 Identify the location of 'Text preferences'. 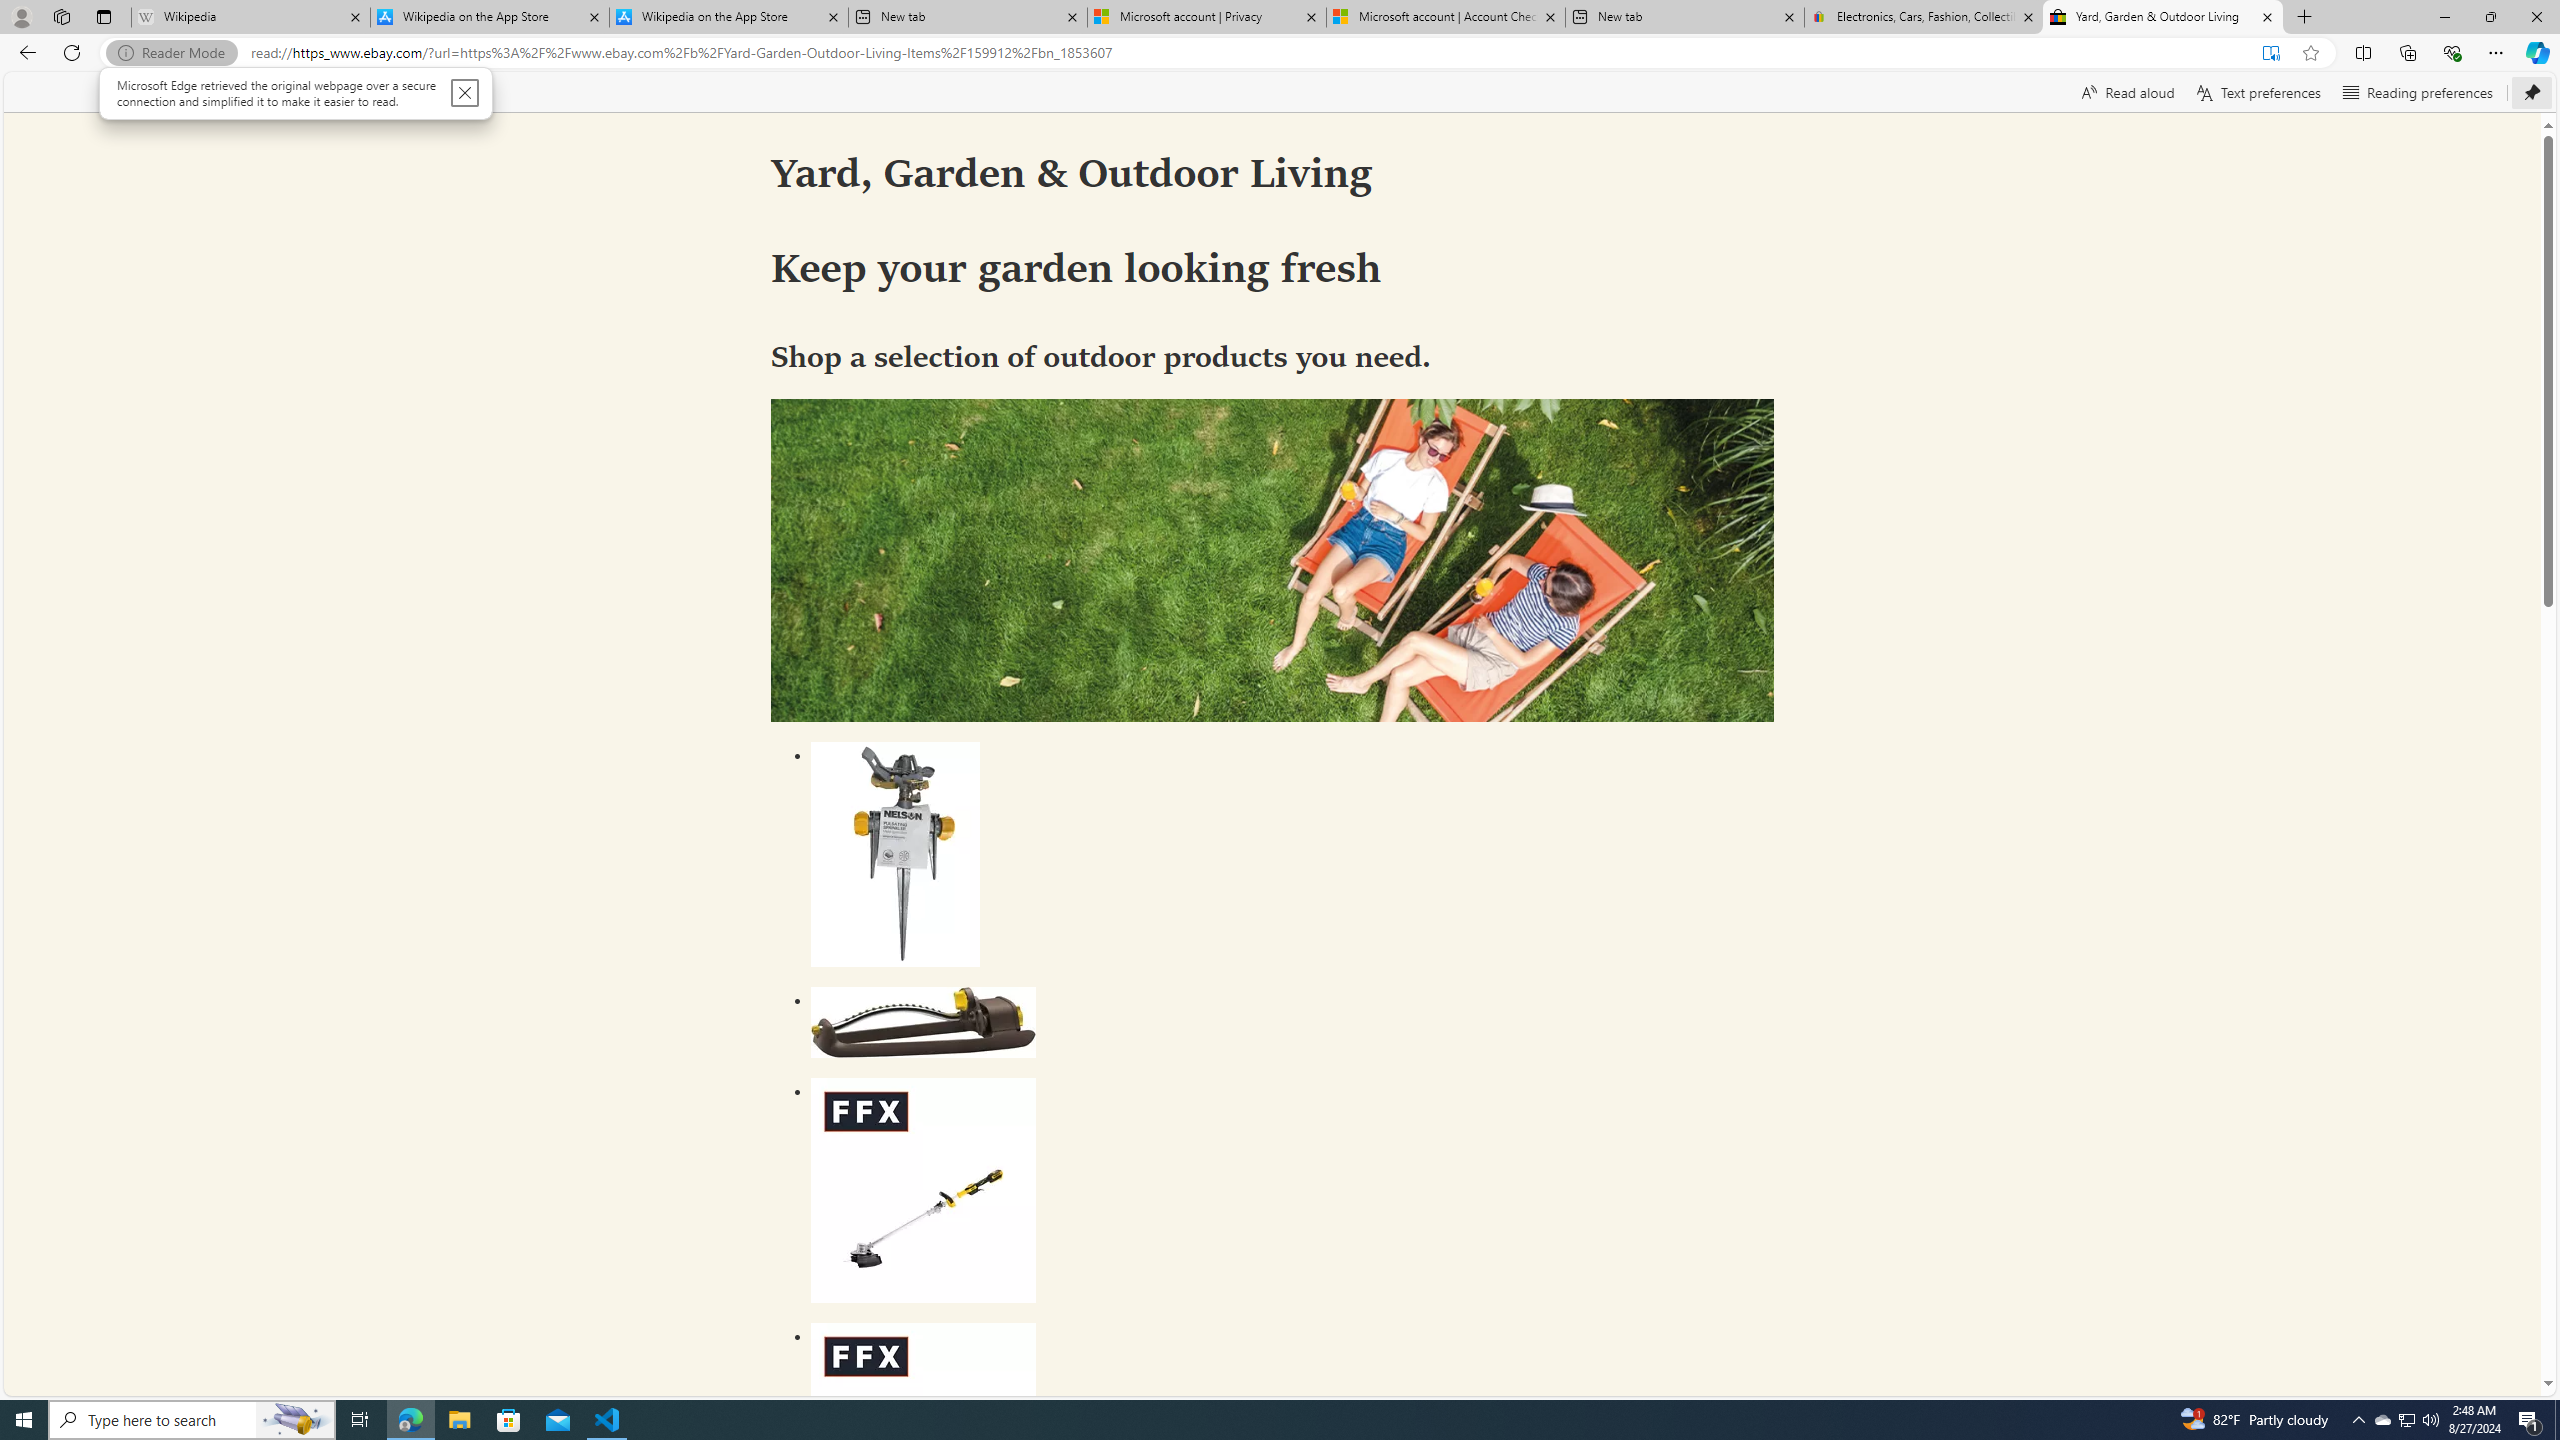
(2257, 91).